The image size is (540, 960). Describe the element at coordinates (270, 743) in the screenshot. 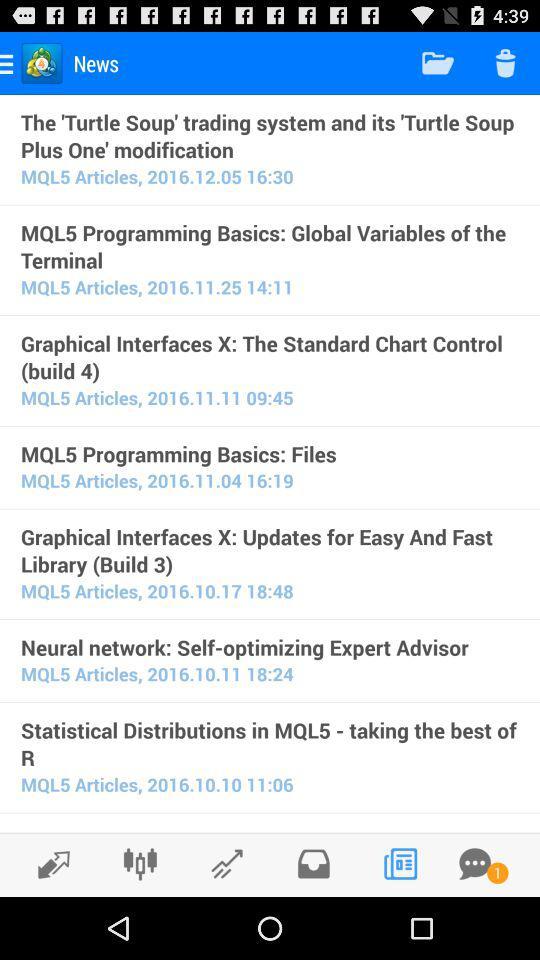

I see `the item above mql5 articles 2016 icon` at that location.